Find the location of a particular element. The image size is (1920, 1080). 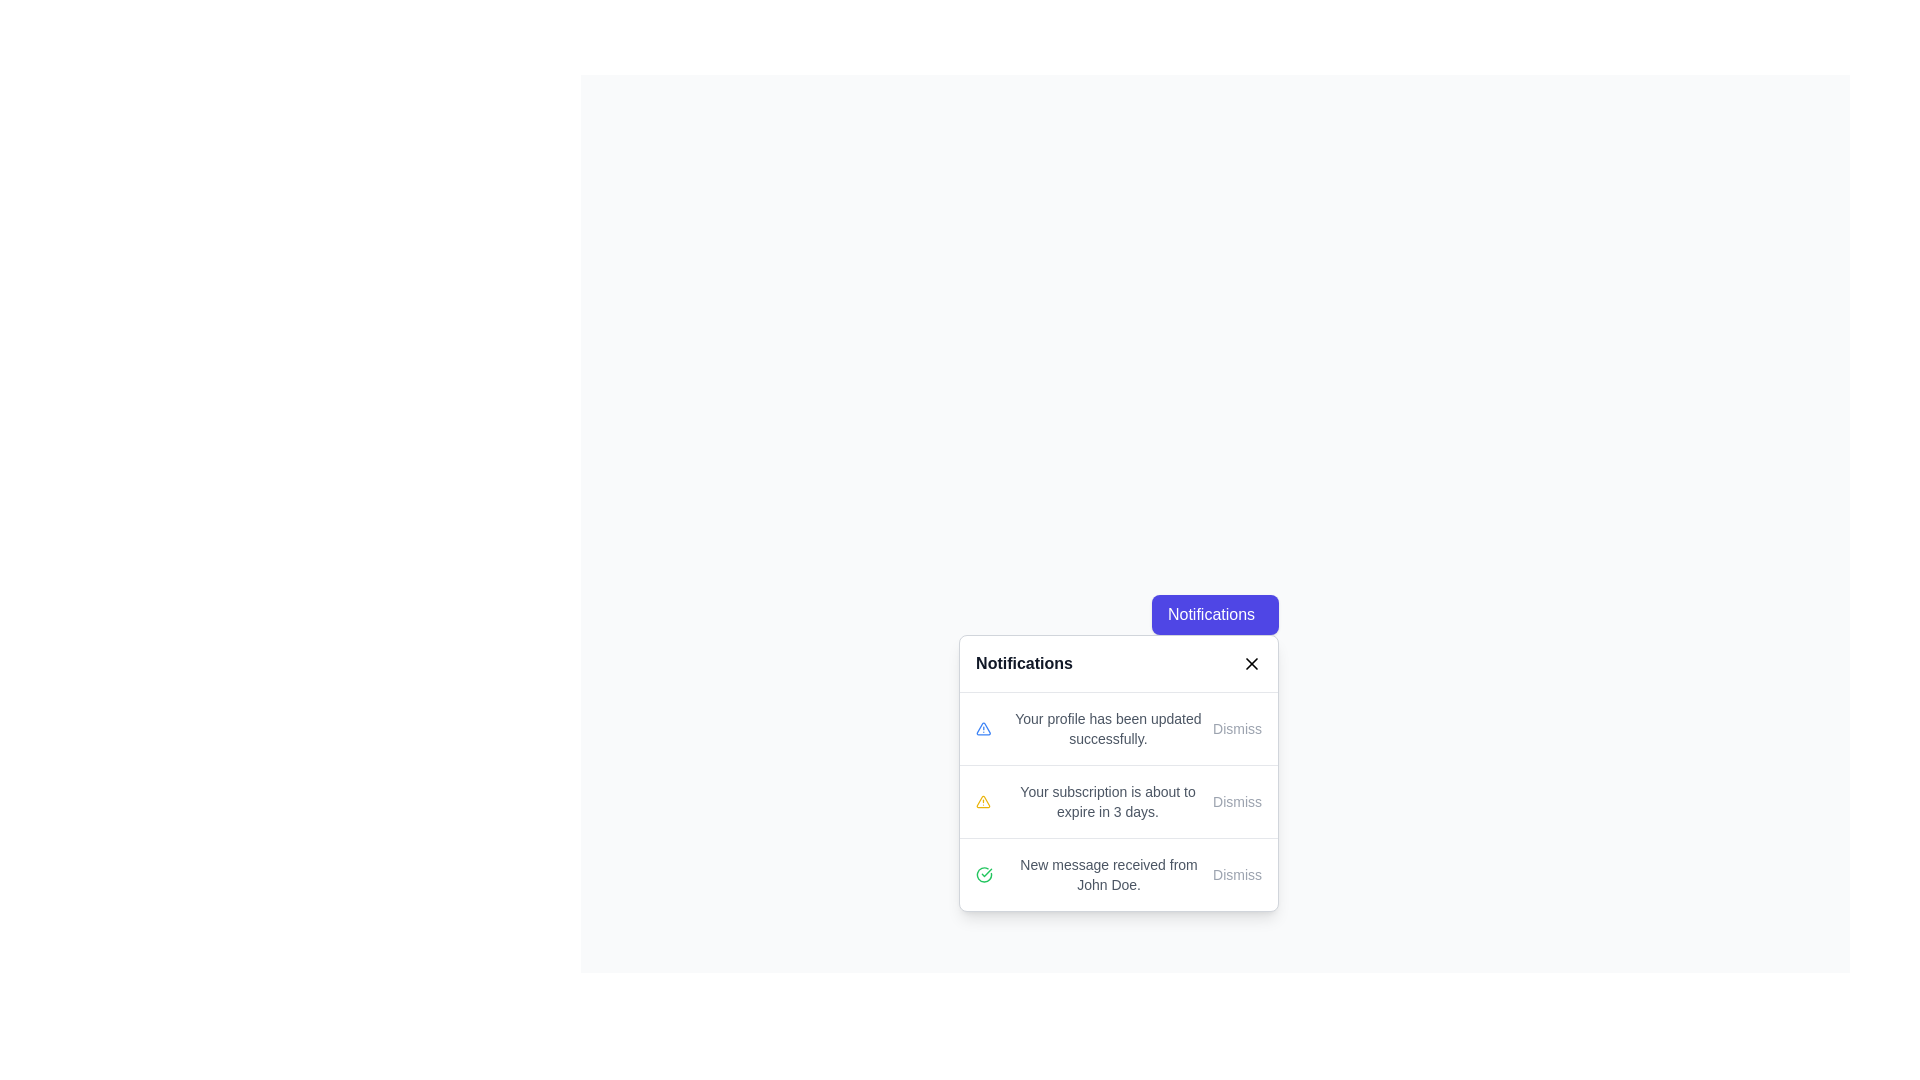

the alert icon located within the notifications pop-up box, adjacent to the message 'Your profile has been updated successfully.' is located at coordinates (983, 801).